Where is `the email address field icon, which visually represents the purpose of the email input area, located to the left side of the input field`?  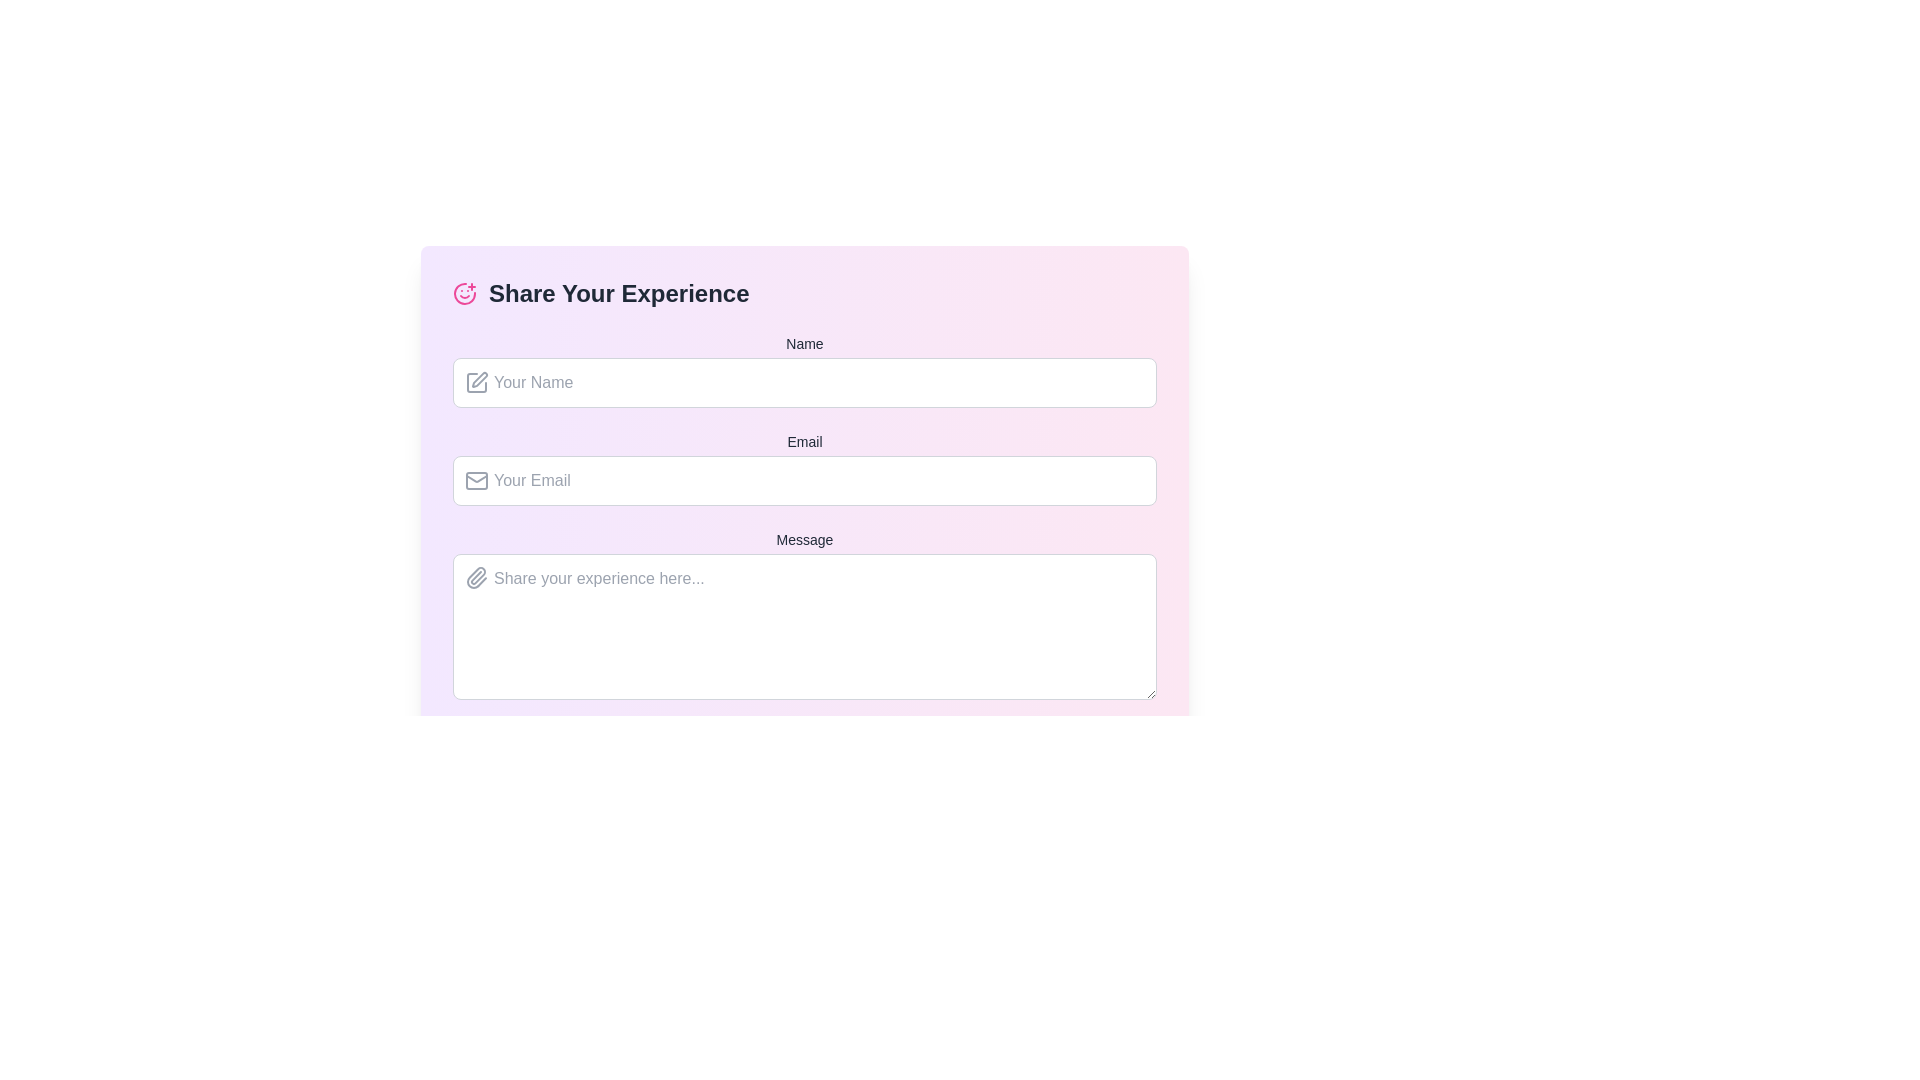 the email address field icon, which visually represents the purpose of the email input area, located to the left side of the input field is located at coordinates (475, 481).